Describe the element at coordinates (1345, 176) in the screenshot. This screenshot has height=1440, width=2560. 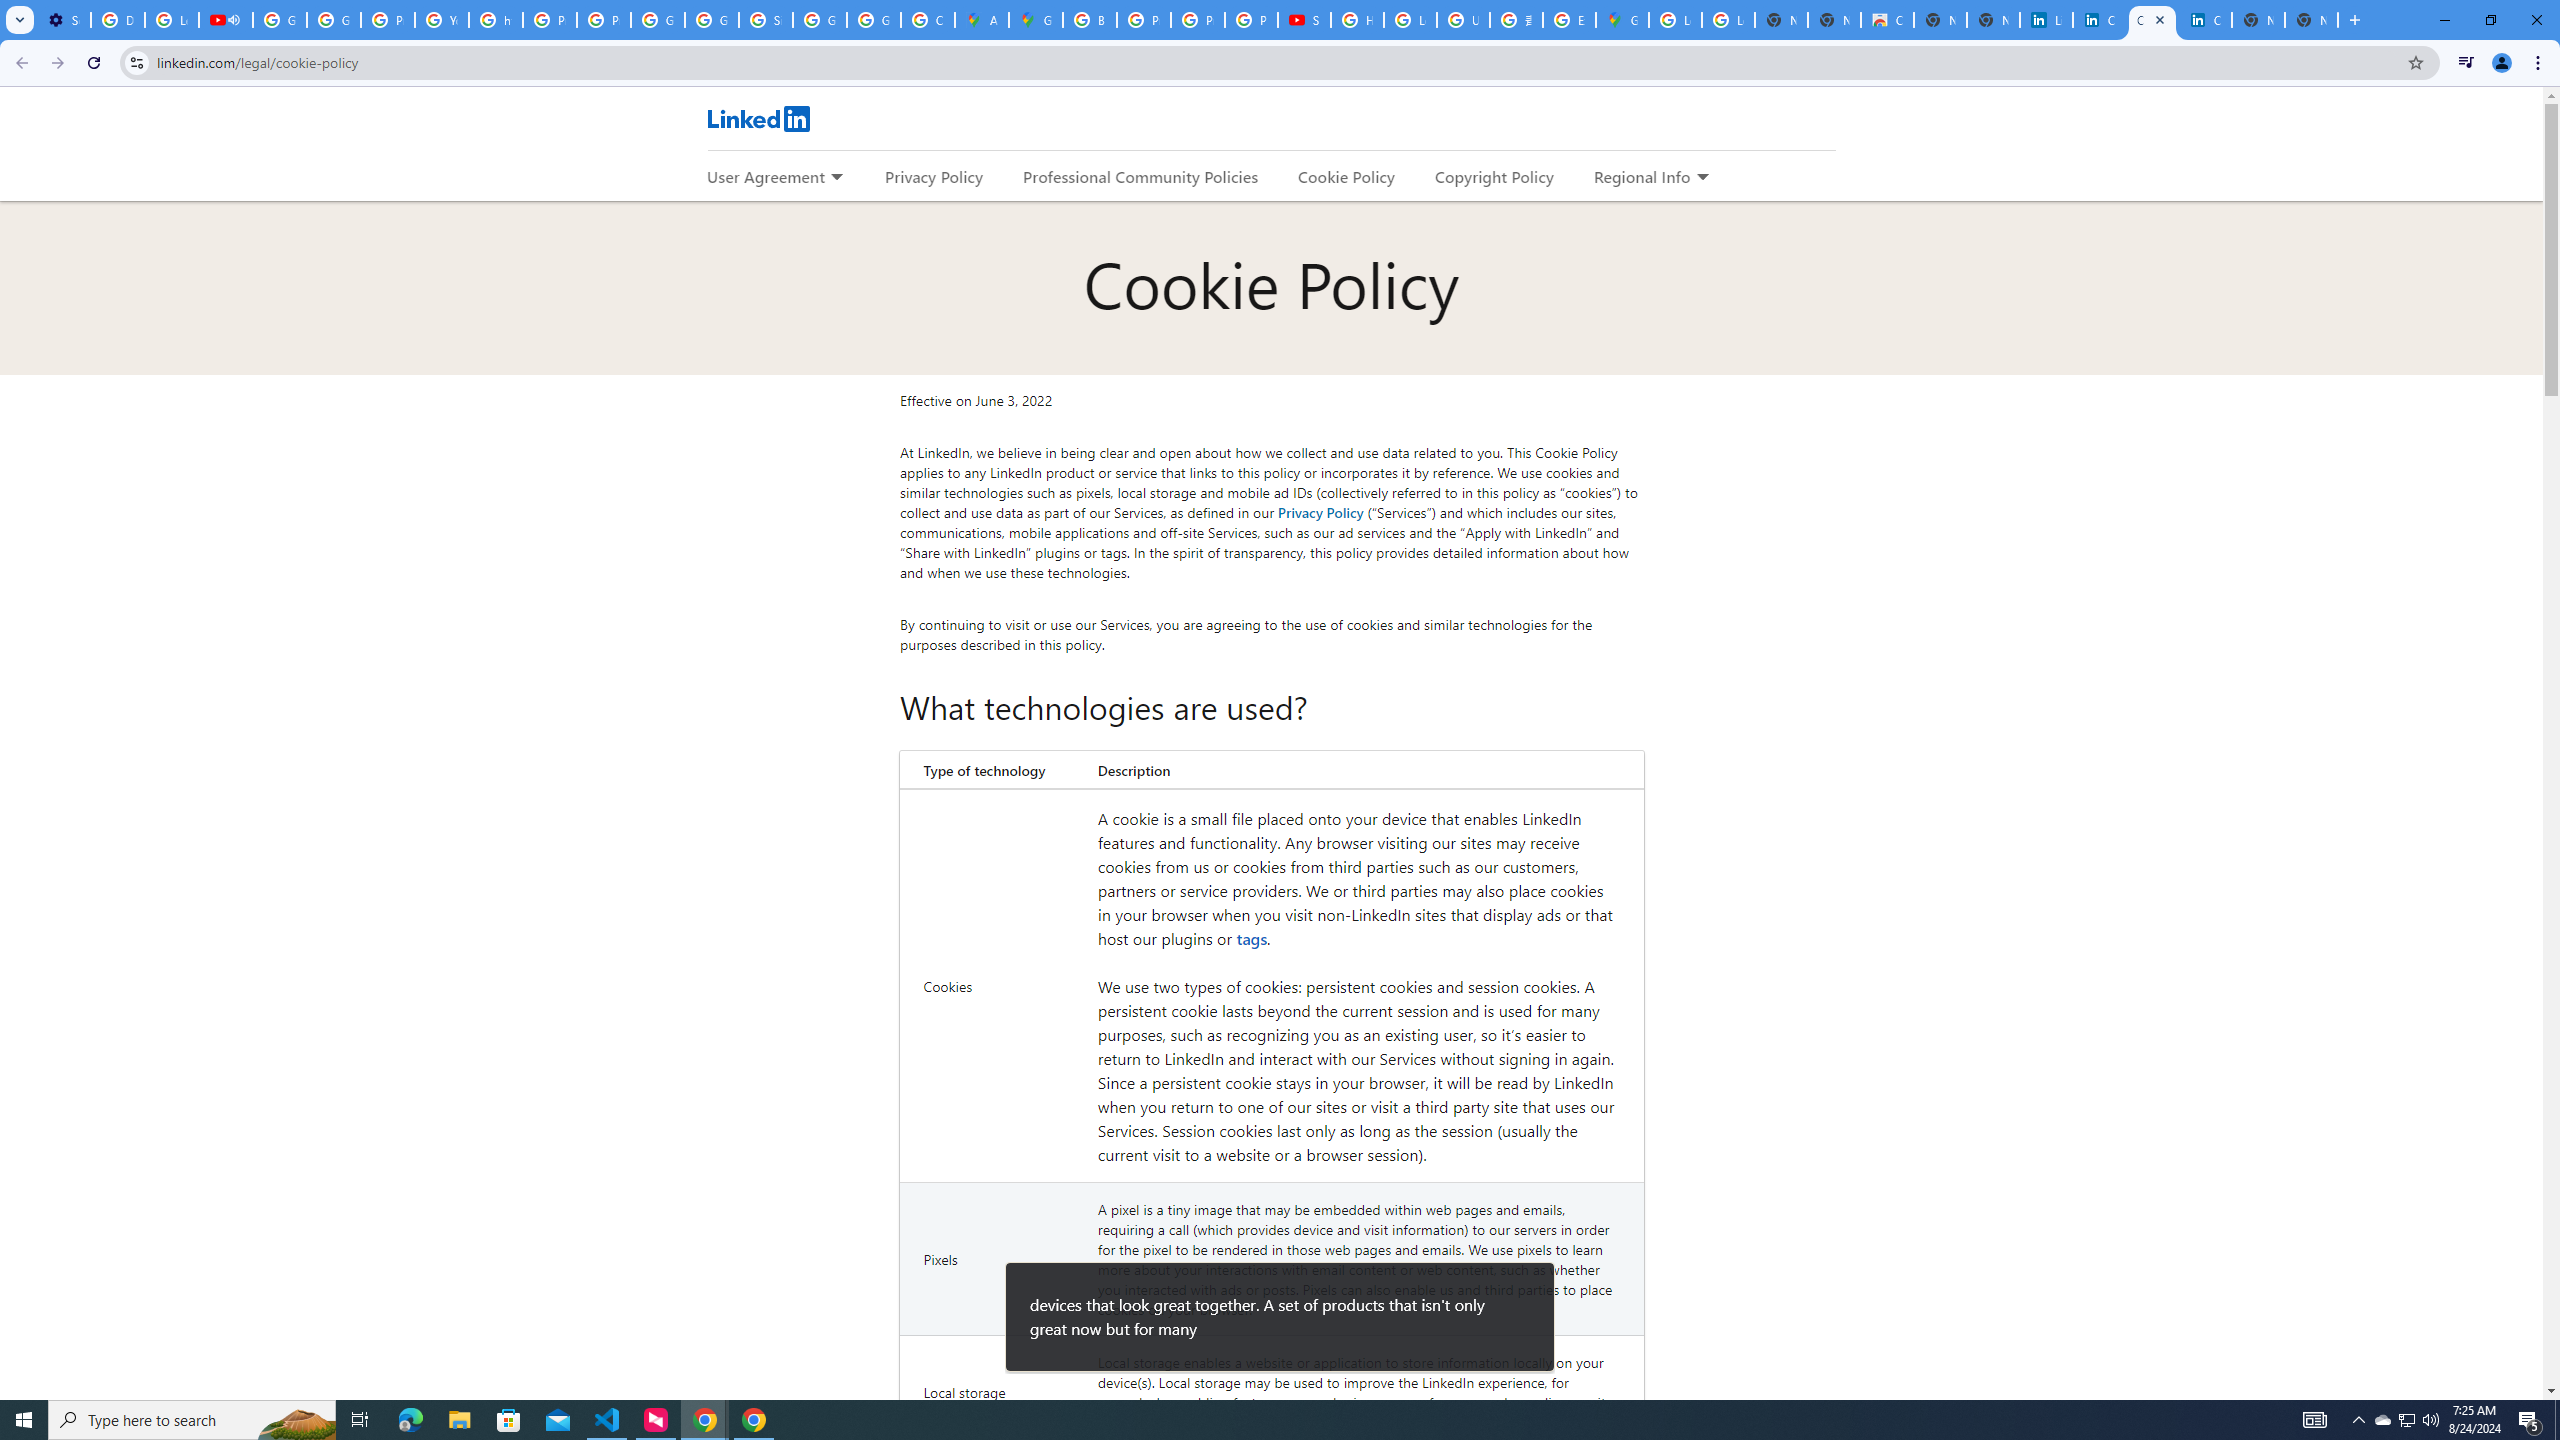
I see `'Cookie Policy'` at that location.